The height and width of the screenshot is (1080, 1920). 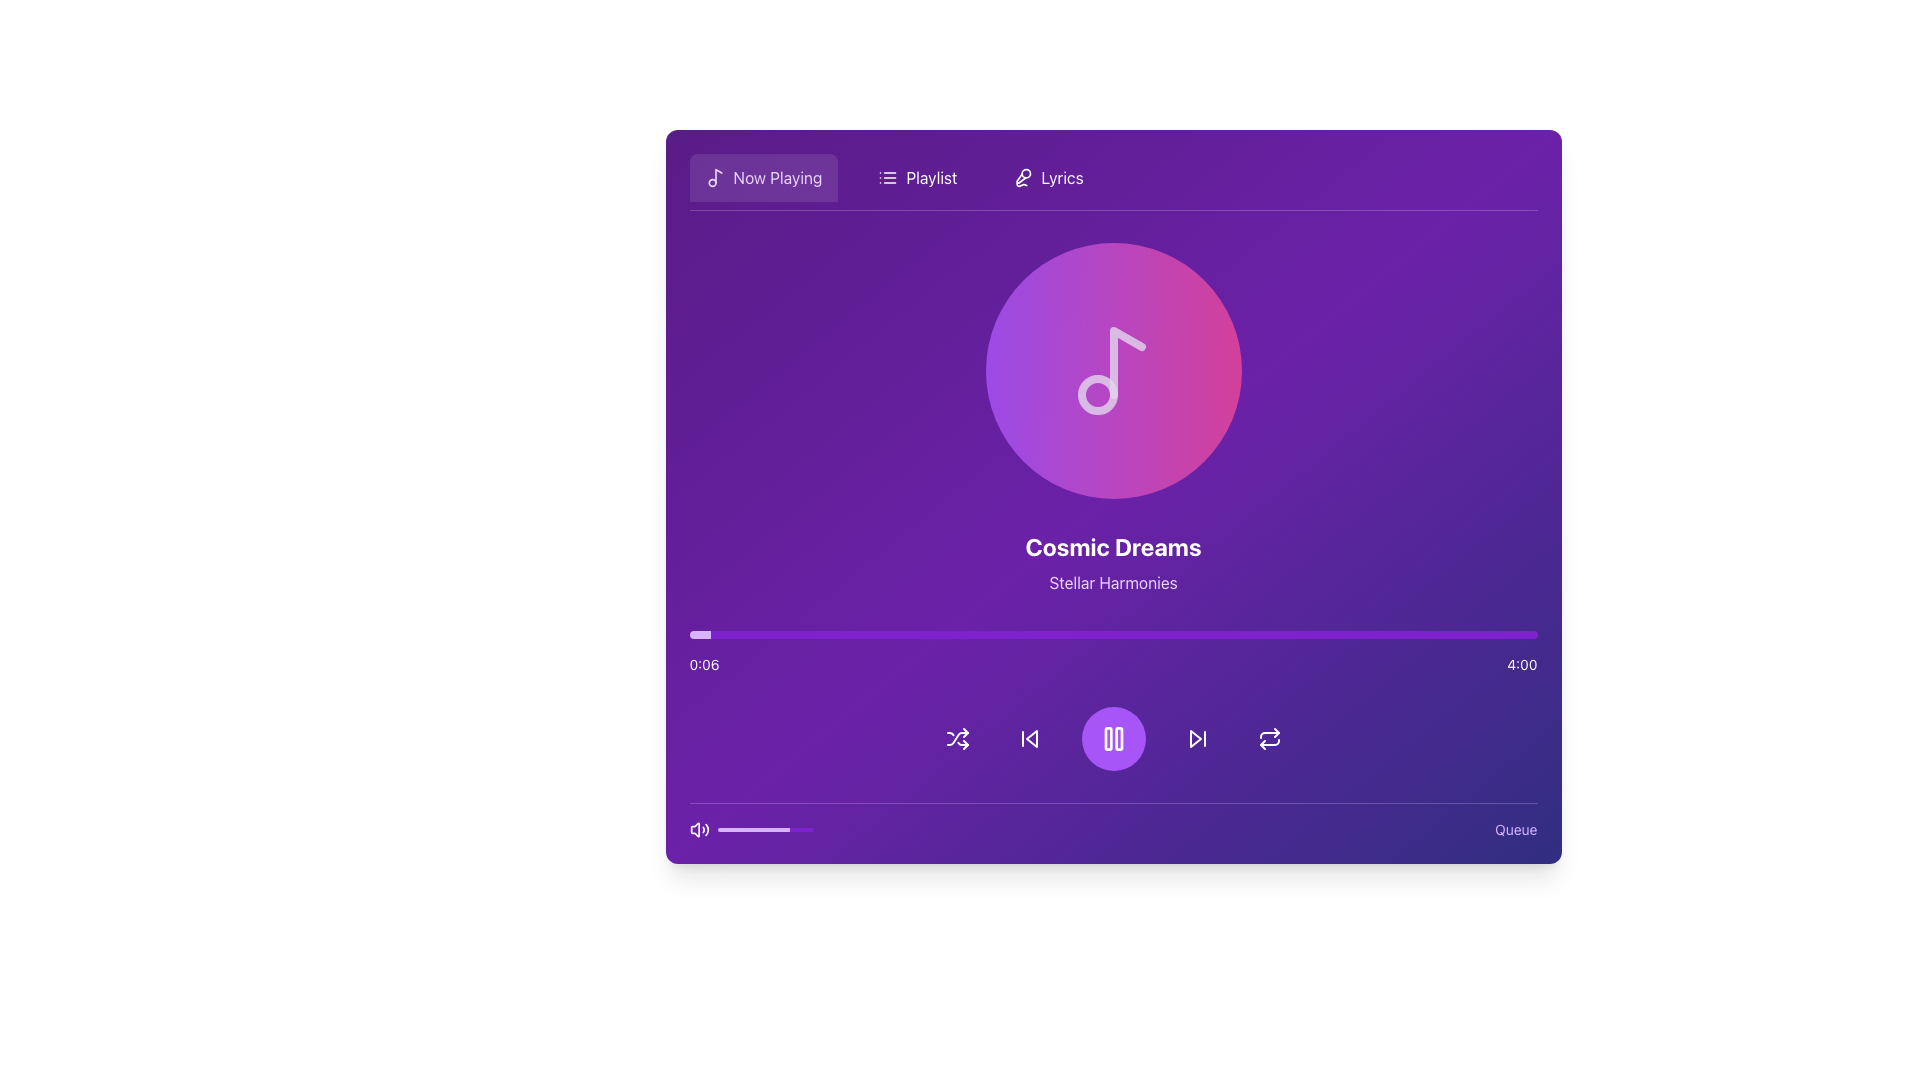 I want to click on playback progress, so click(x=1181, y=635).